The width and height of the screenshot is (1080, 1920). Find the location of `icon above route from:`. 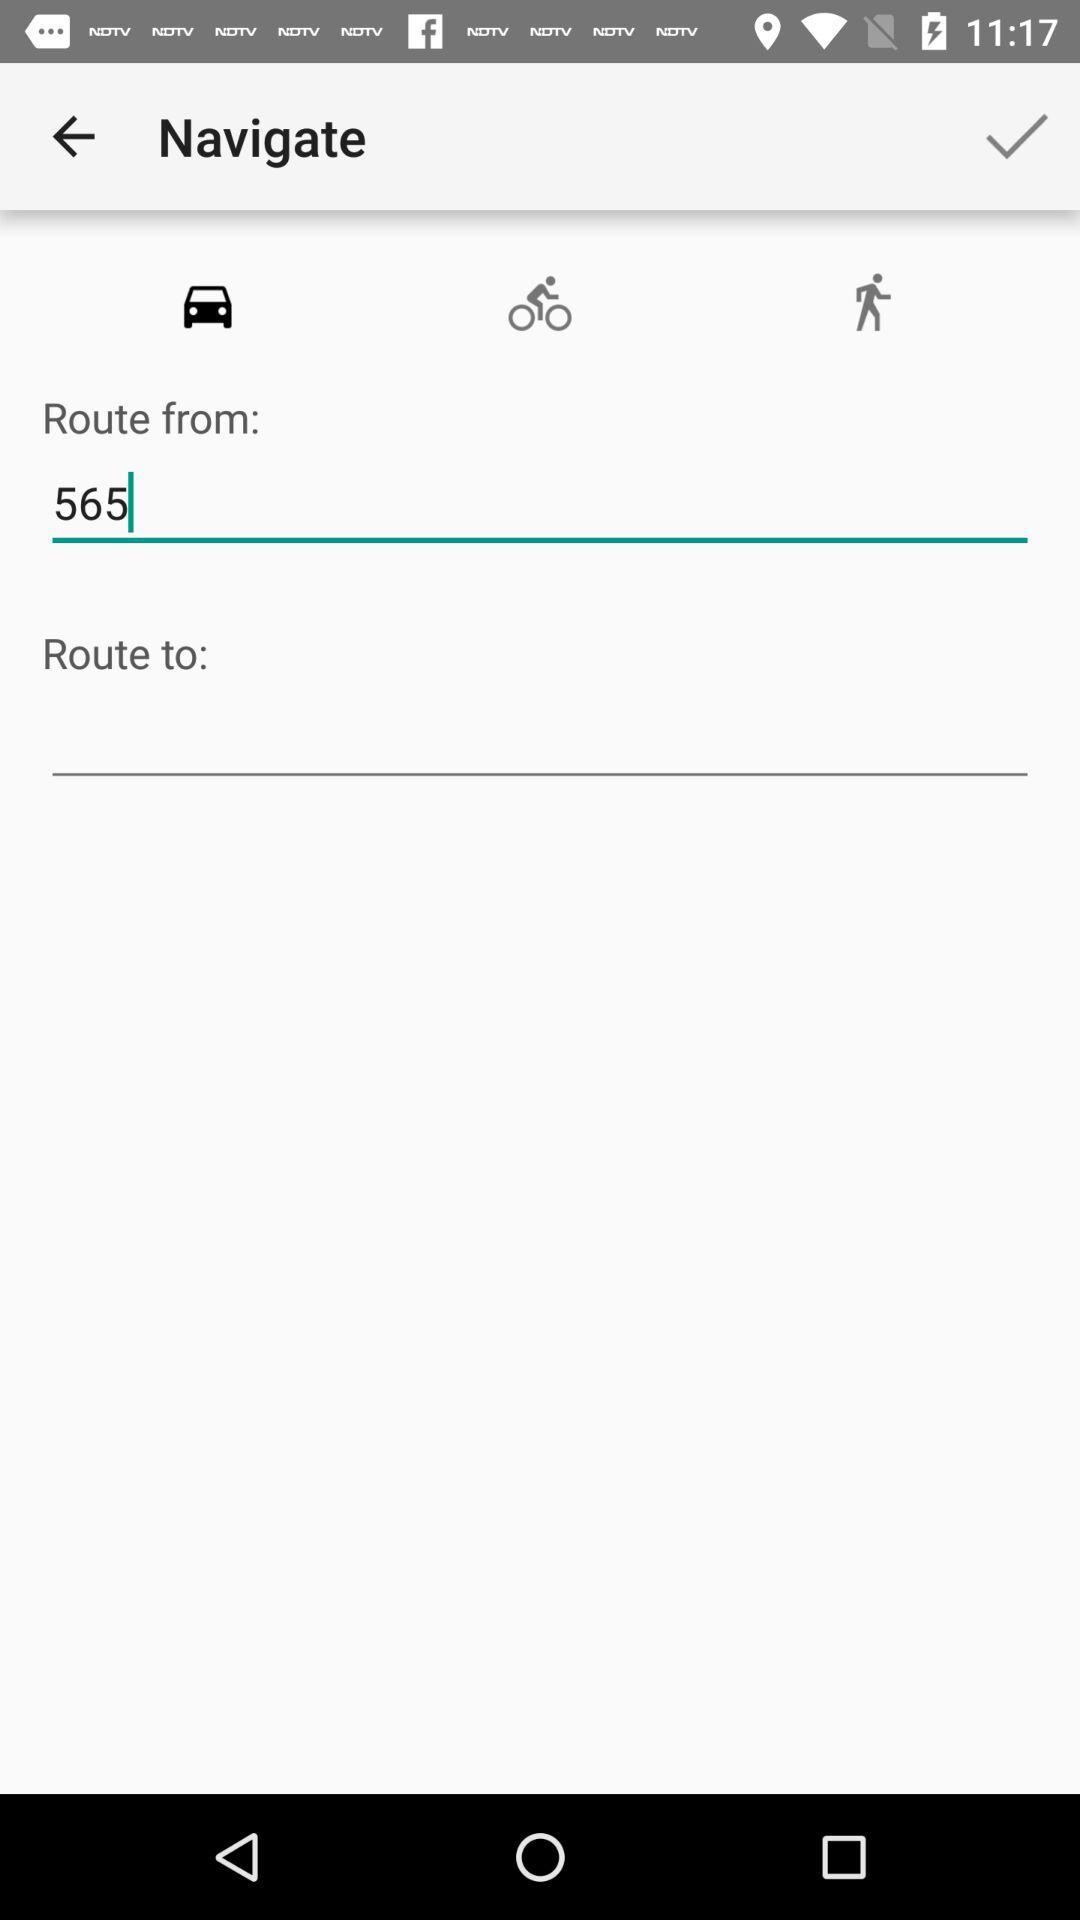

icon above route from: is located at coordinates (207, 303).